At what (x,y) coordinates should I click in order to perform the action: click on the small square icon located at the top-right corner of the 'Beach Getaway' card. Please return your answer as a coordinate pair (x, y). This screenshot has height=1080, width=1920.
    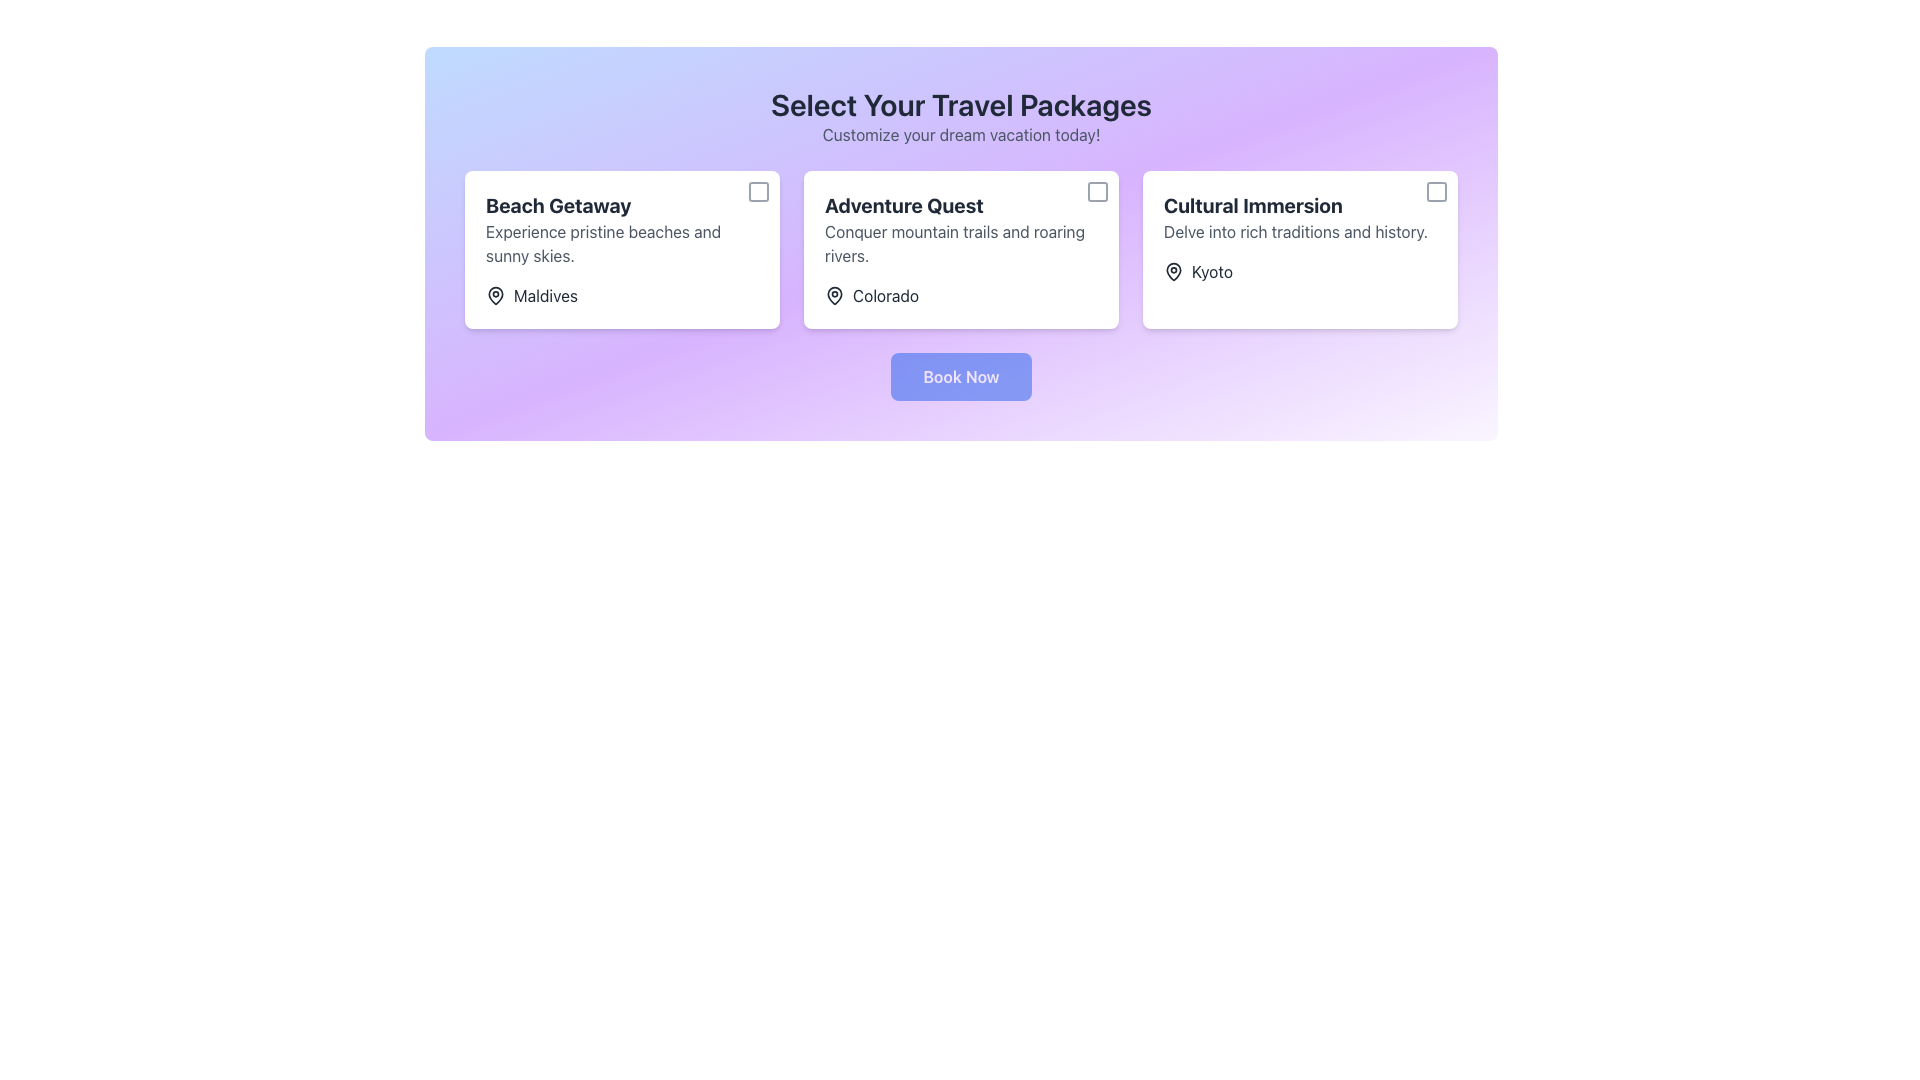
    Looking at the image, I should click on (757, 192).